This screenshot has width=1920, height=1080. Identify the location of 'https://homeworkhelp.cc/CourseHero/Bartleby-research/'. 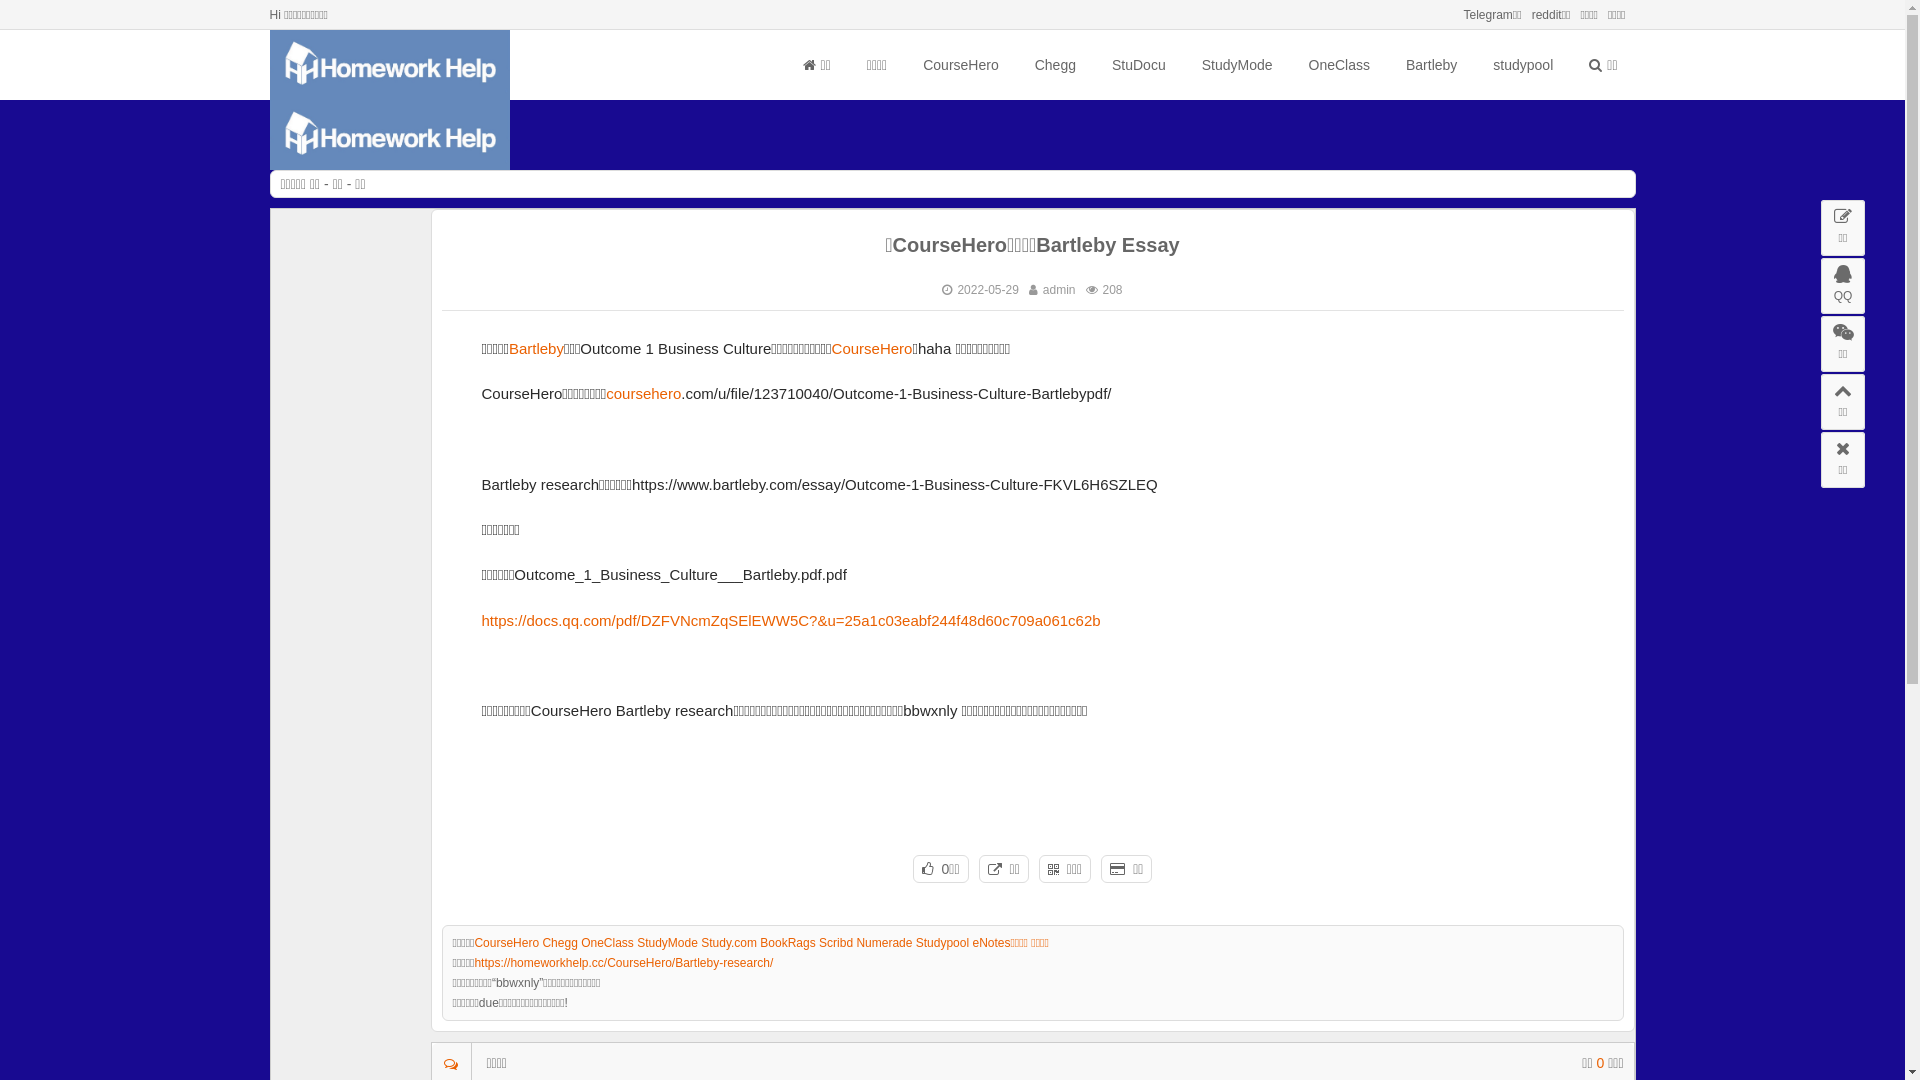
(622, 962).